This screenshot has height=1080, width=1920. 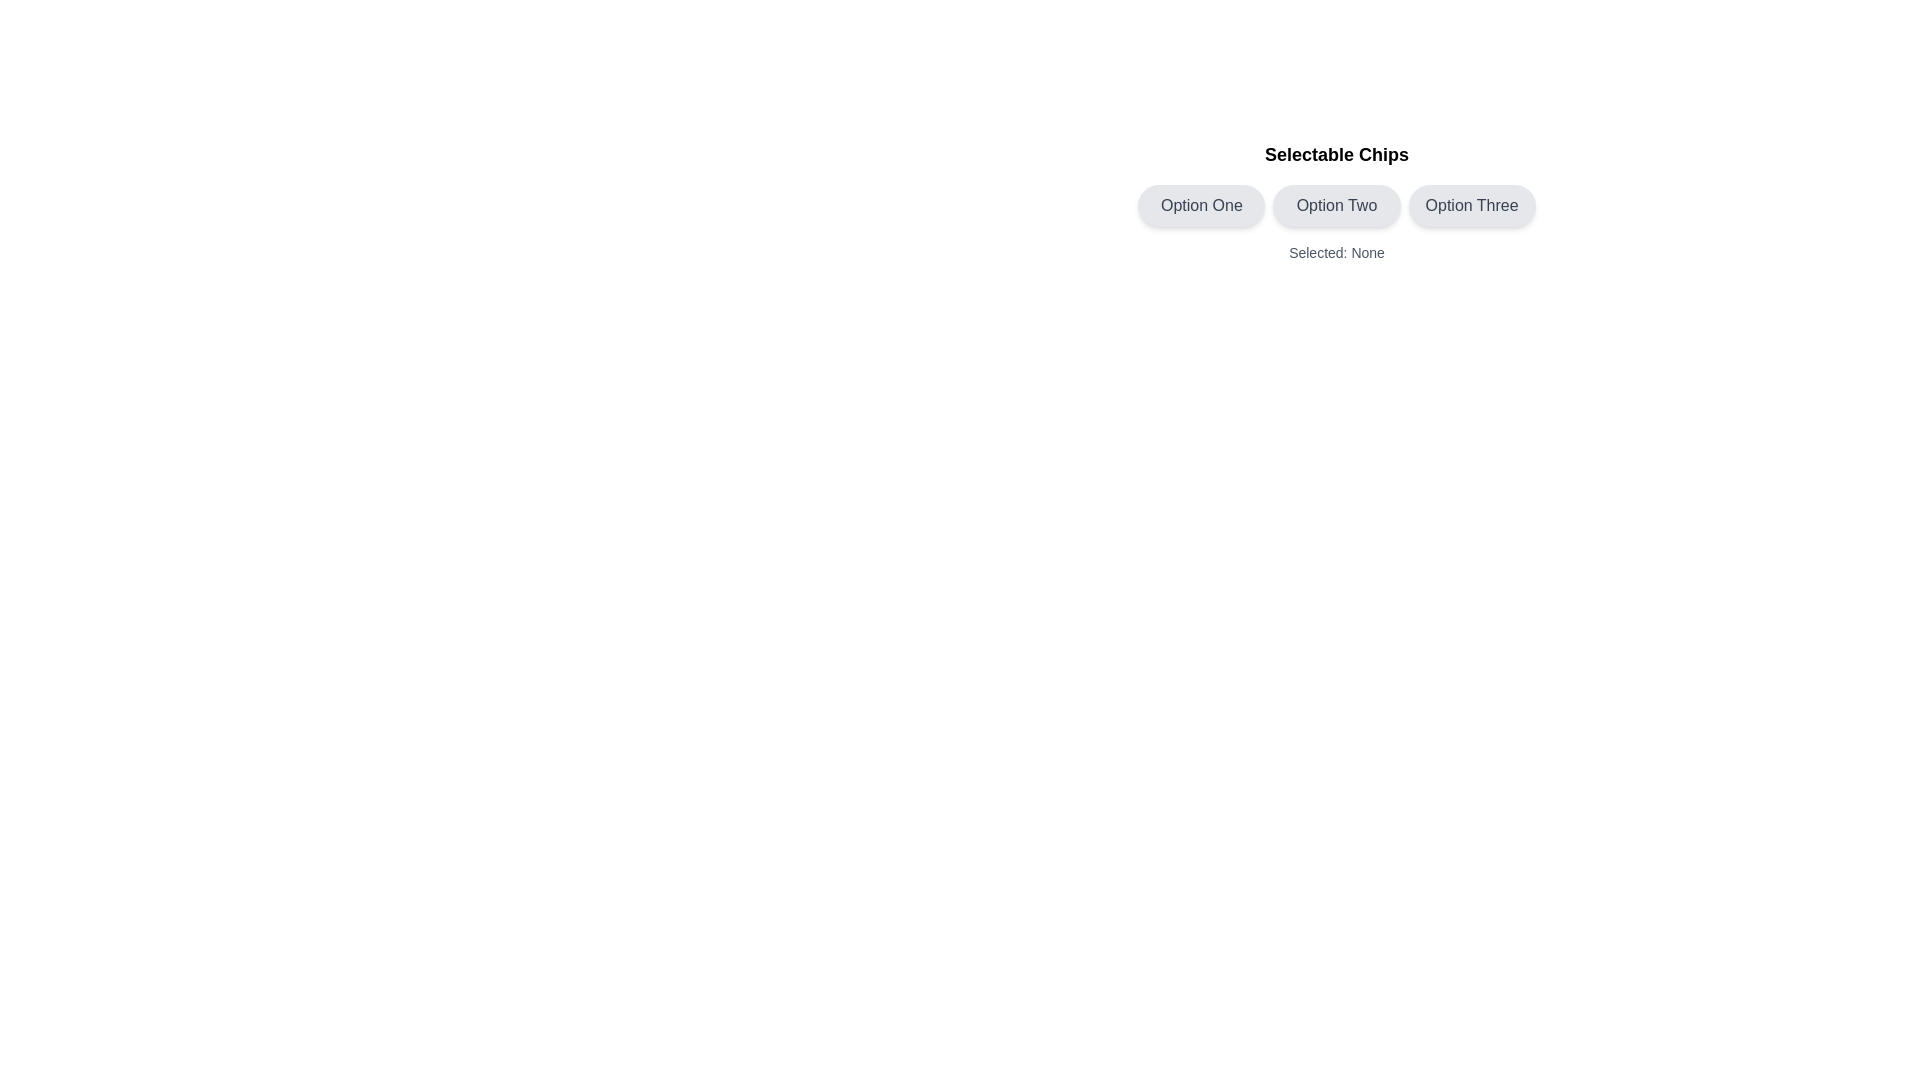 What do you see at coordinates (1337, 201) in the screenshot?
I see `one of the buttons in the 'Selectable Chips' section to make a selection` at bounding box center [1337, 201].